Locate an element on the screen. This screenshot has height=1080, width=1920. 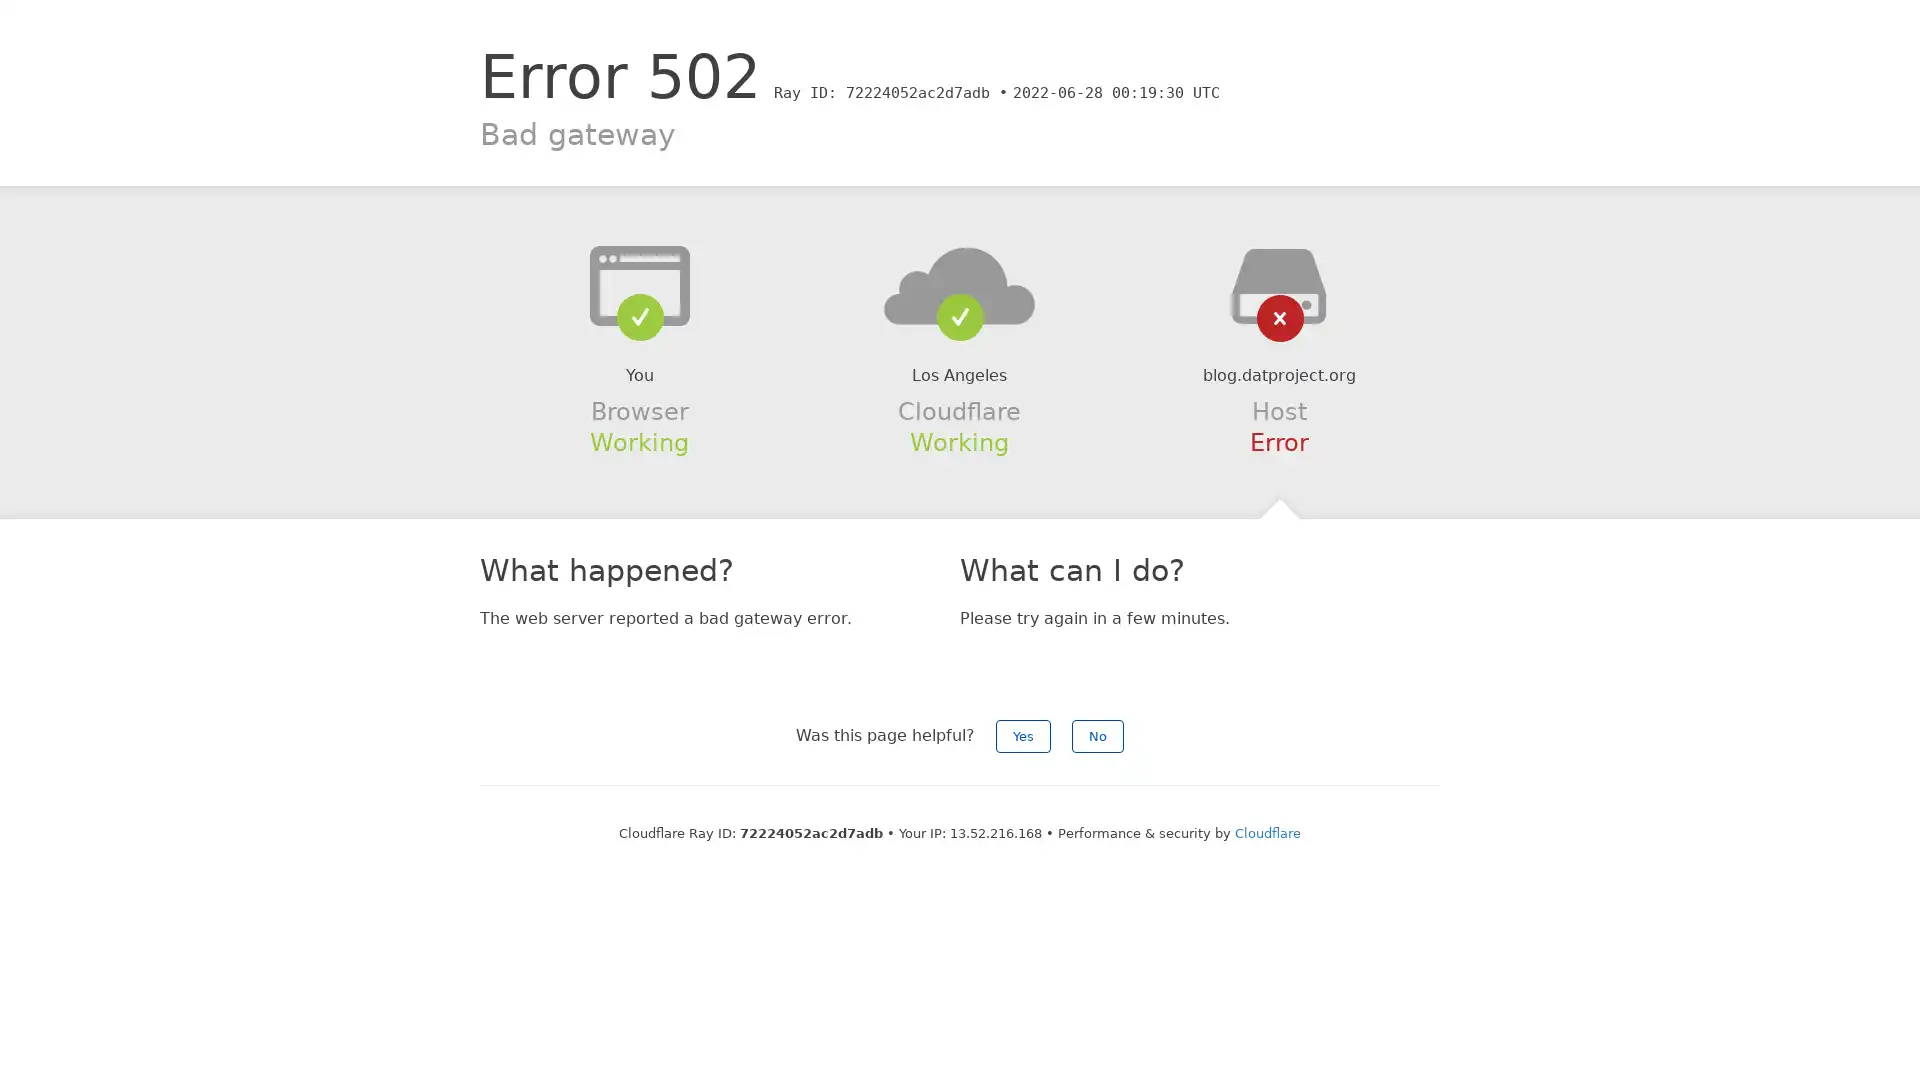
No is located at coordinates (1097, 736).